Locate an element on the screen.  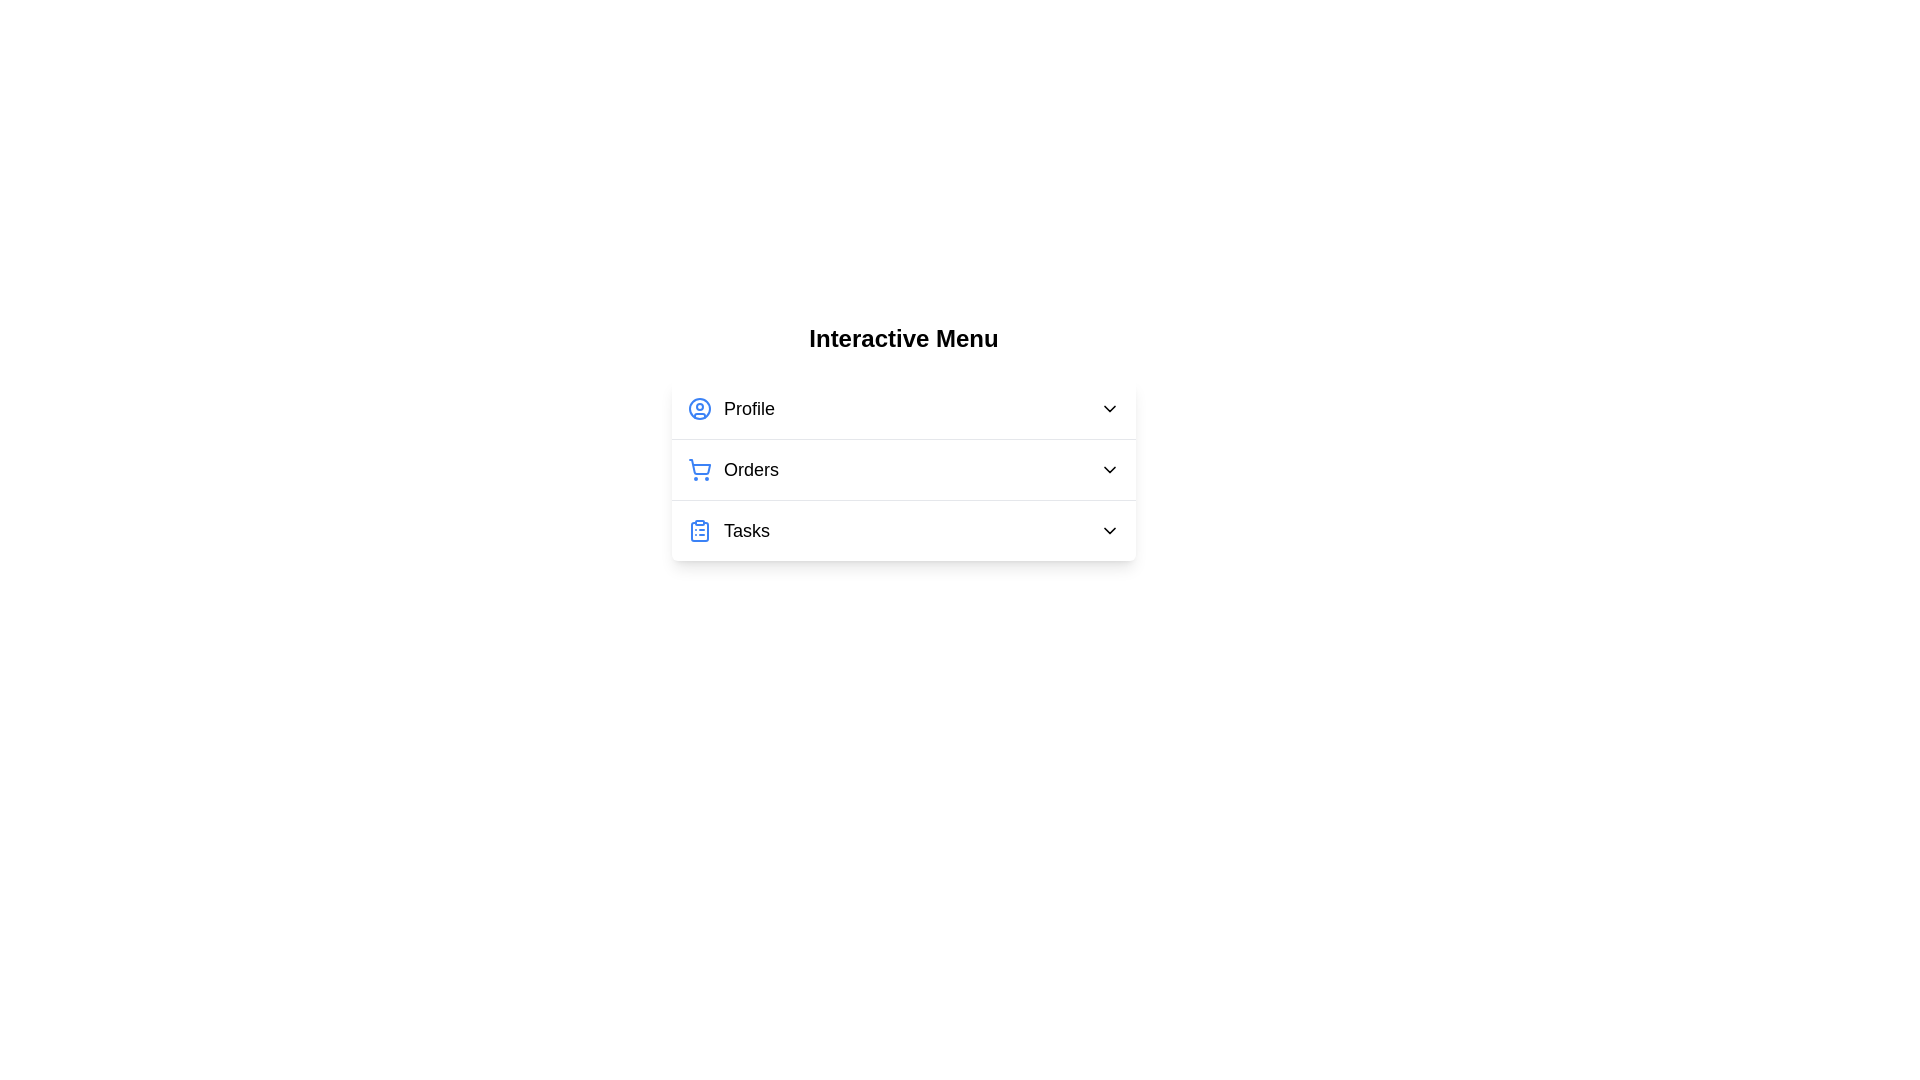
the outer circle of the user icon, which visually represents a user profile, located to the left of the 'Profile' menu item is located at coordinates (700, 407).